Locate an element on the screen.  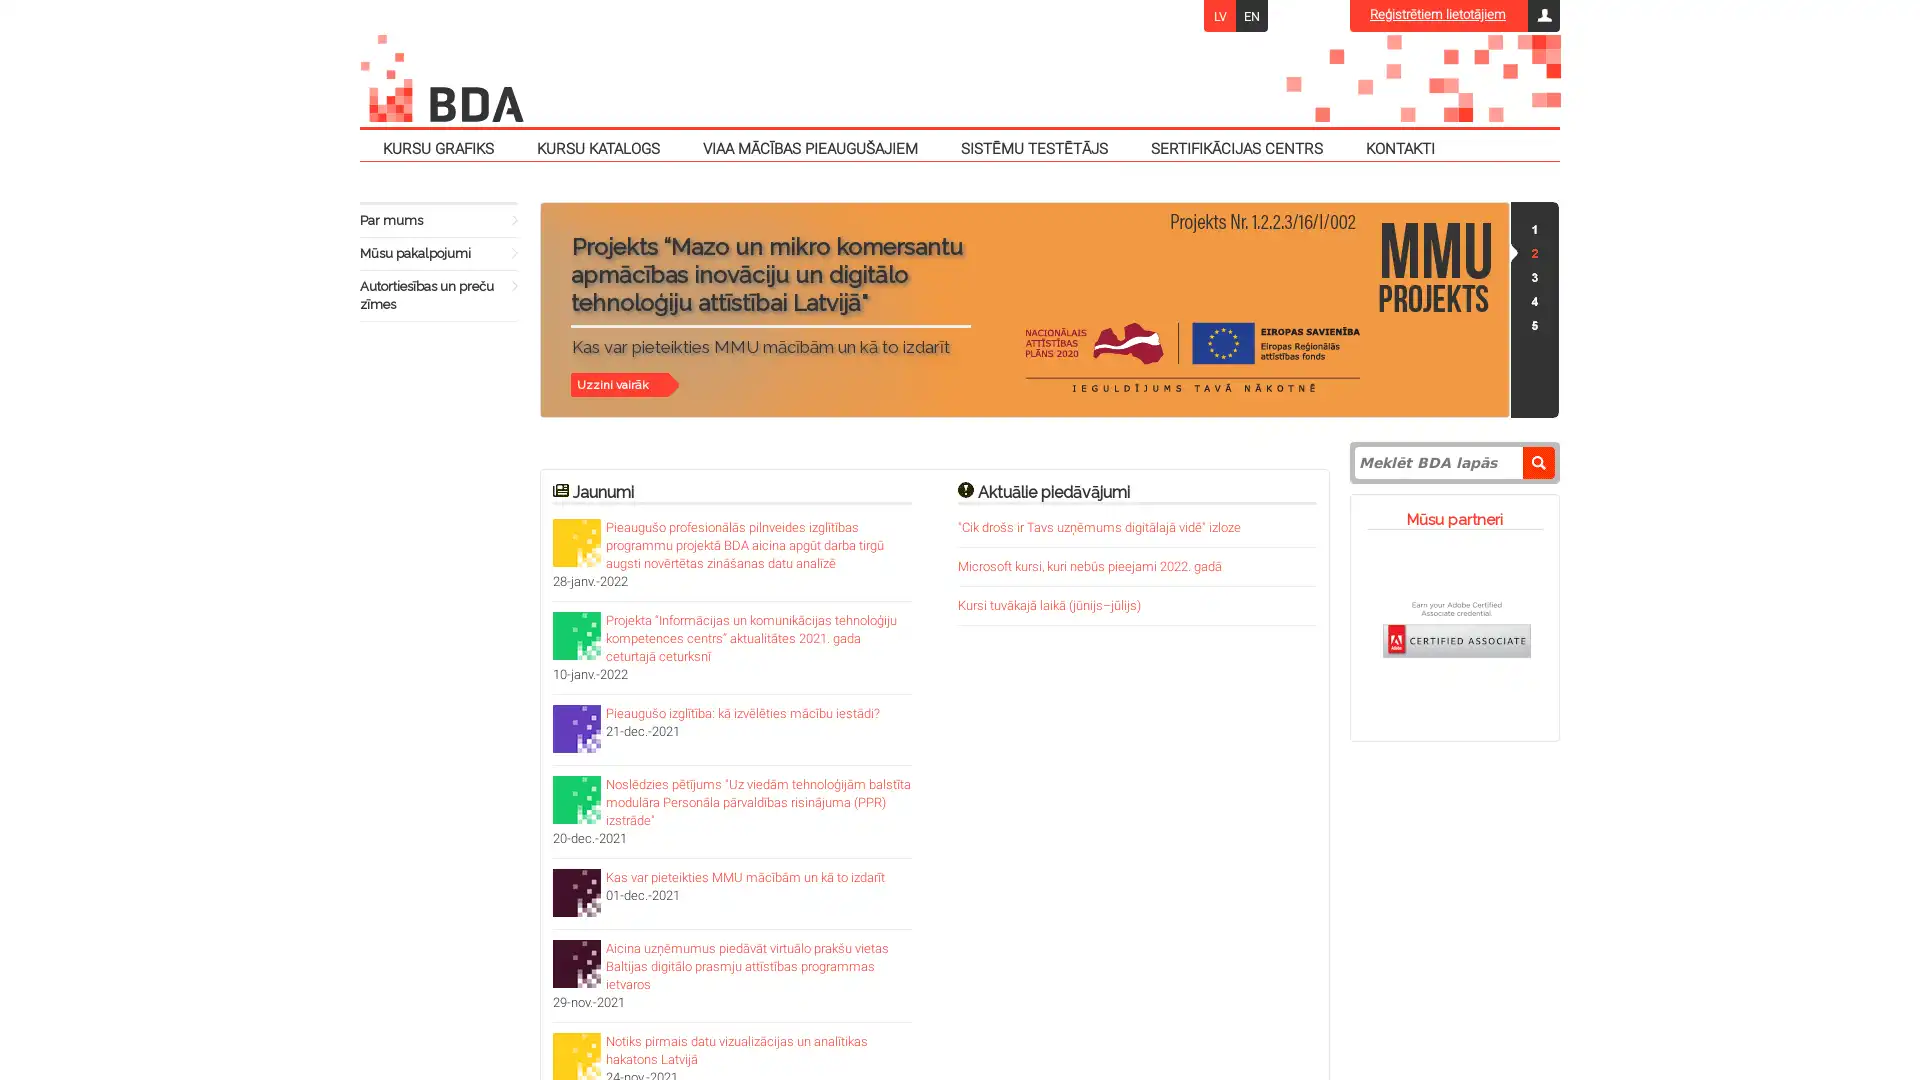
Meklet is located at coordinates (1538, 462).